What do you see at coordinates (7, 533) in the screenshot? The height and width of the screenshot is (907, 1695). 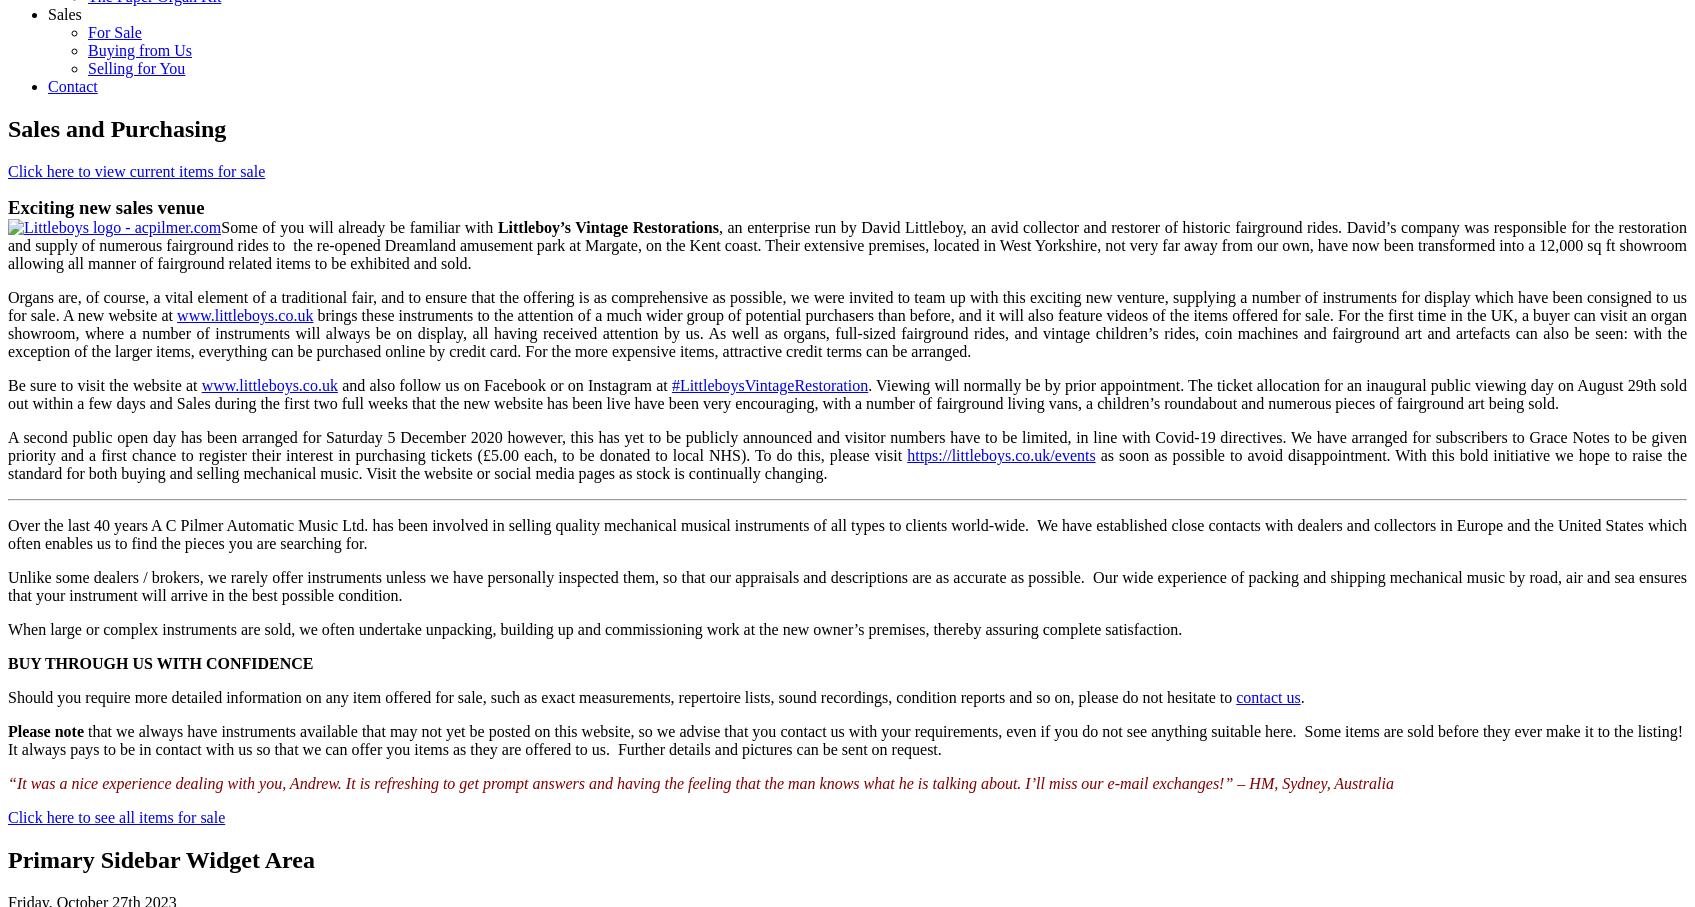 I see `'Over the last 40 years A C Pilmer Automatic Music Ltd. has been involved in selling quality mechanical musical instruments of all types to clients world-wide.  We have established close contacts with dealers and collectors in Europe and the United States which often enables us to find the pieces you are searching for.'` at bounding box center [7, 533].